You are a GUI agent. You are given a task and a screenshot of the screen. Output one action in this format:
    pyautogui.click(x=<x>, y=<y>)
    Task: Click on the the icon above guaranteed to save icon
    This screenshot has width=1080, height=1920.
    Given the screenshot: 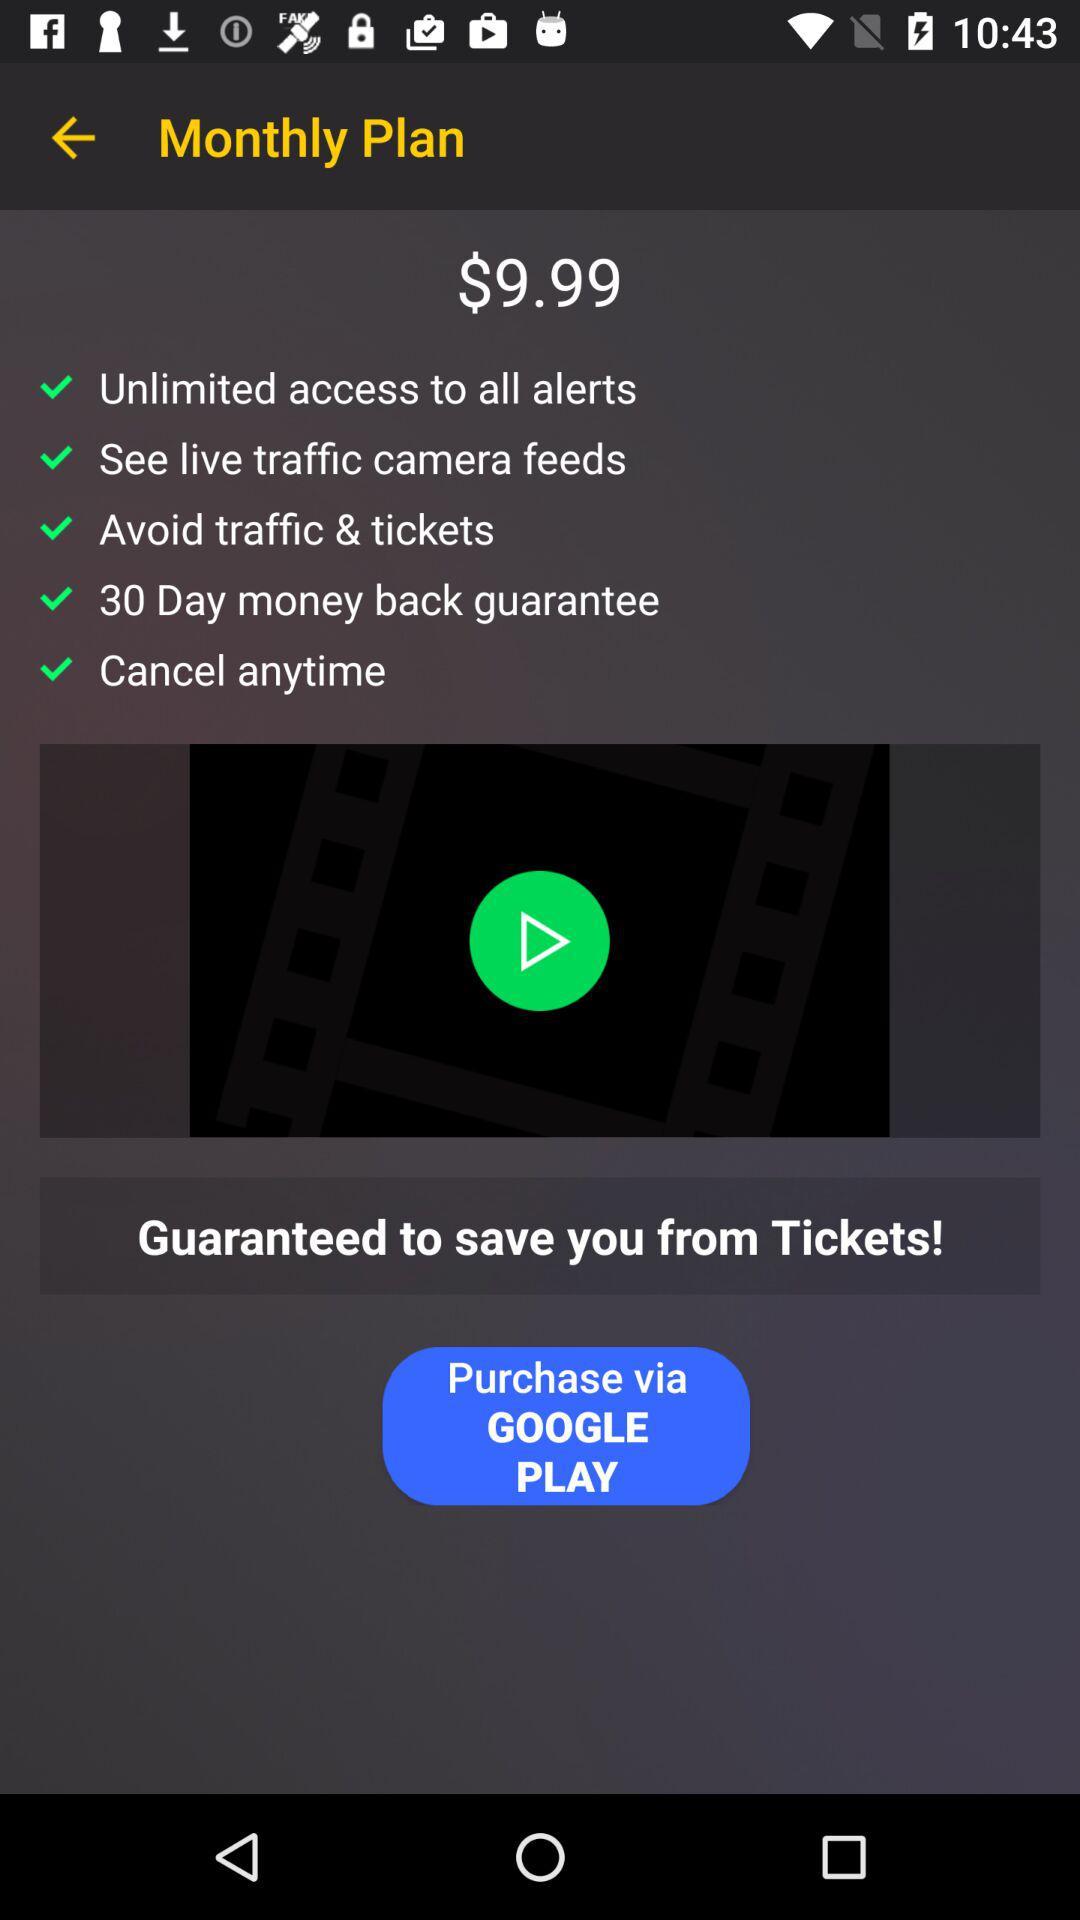 What is the action you would take?
    pyautogui.click(x=538, y=939)
    